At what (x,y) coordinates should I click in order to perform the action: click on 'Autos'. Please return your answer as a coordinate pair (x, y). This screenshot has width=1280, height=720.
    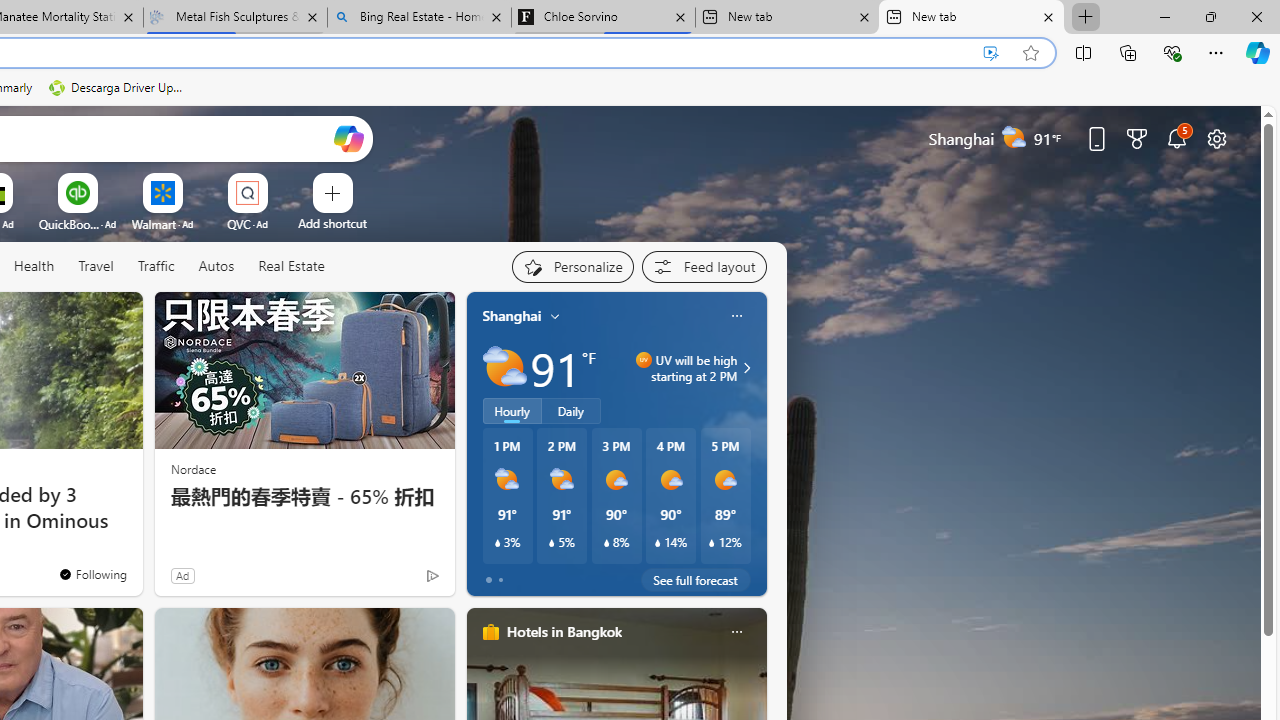
    Looking at the image, I should click on (216, 265).